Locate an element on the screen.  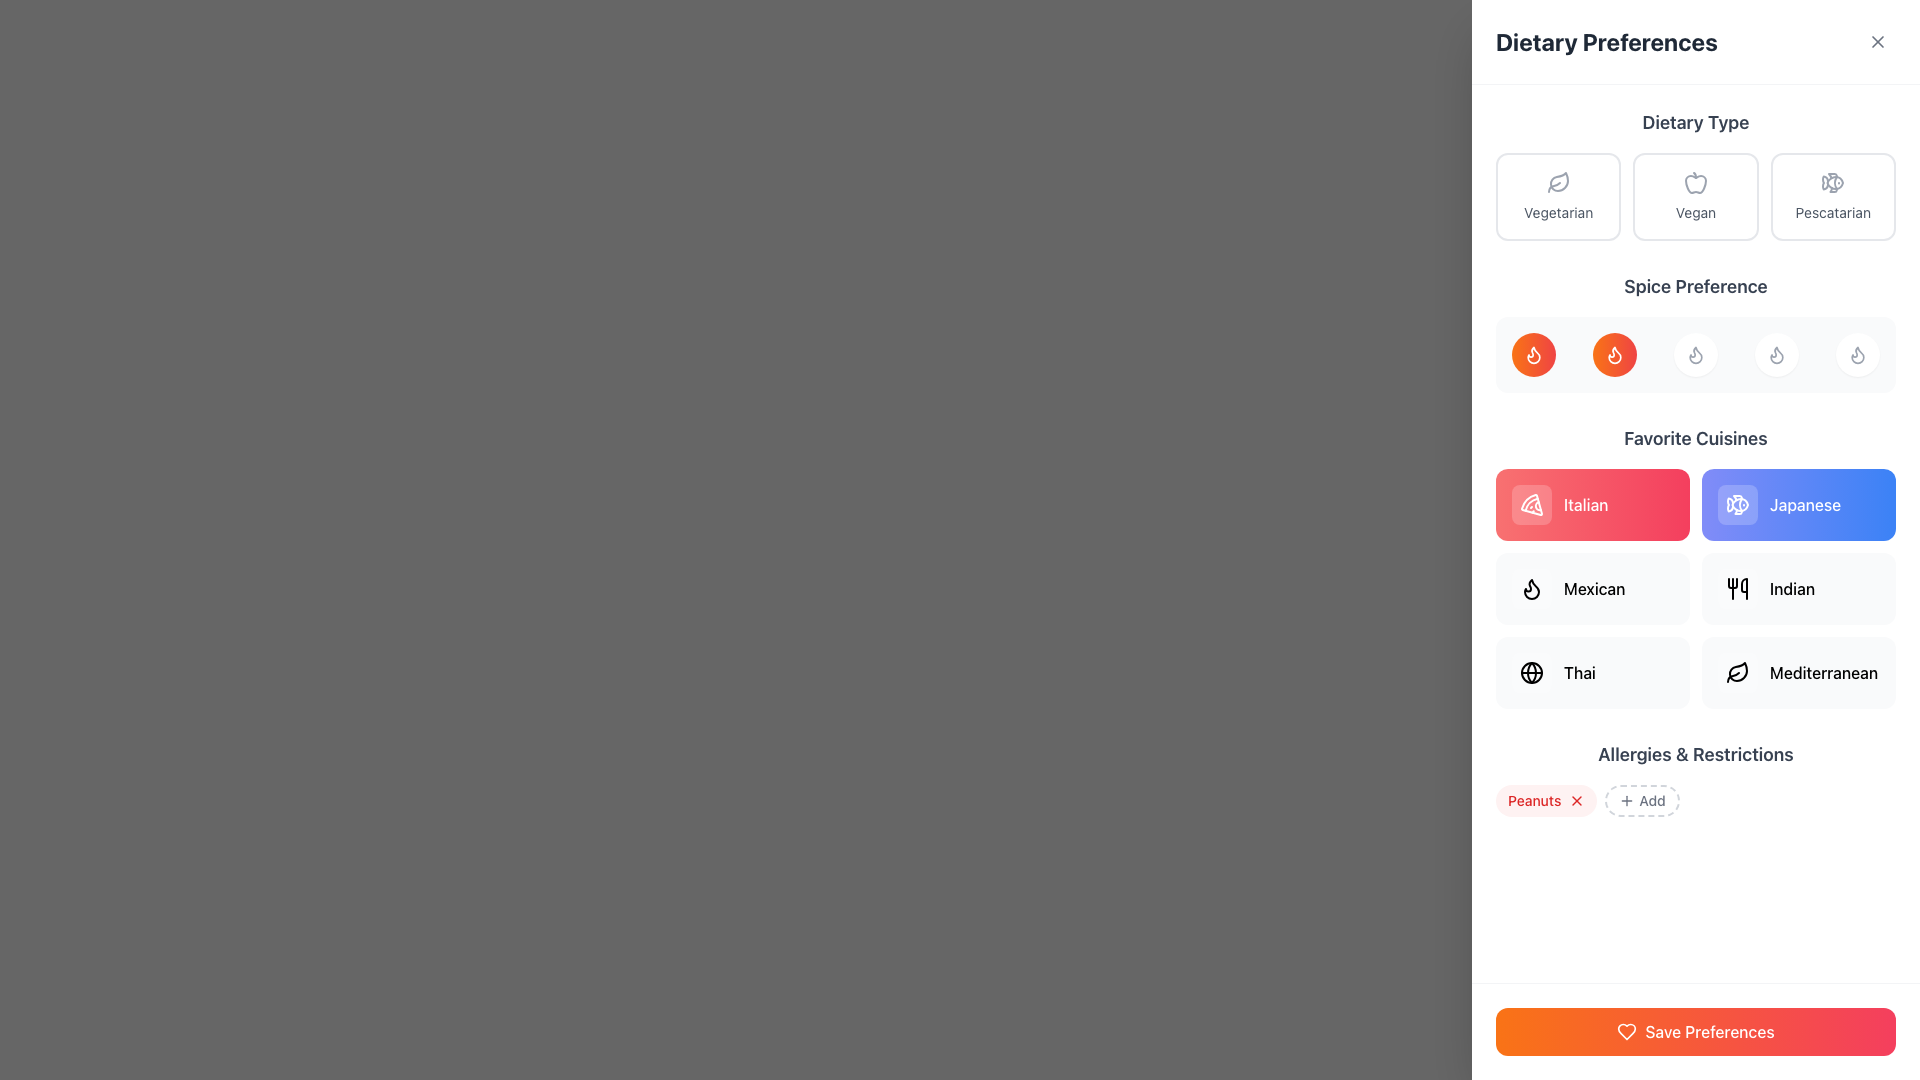
the small rectangular button with rounded corners, featuring a red background and a white pizza slice icon, located under the 'Favorite Cuisines' section is located at coordinates (1530, 504).